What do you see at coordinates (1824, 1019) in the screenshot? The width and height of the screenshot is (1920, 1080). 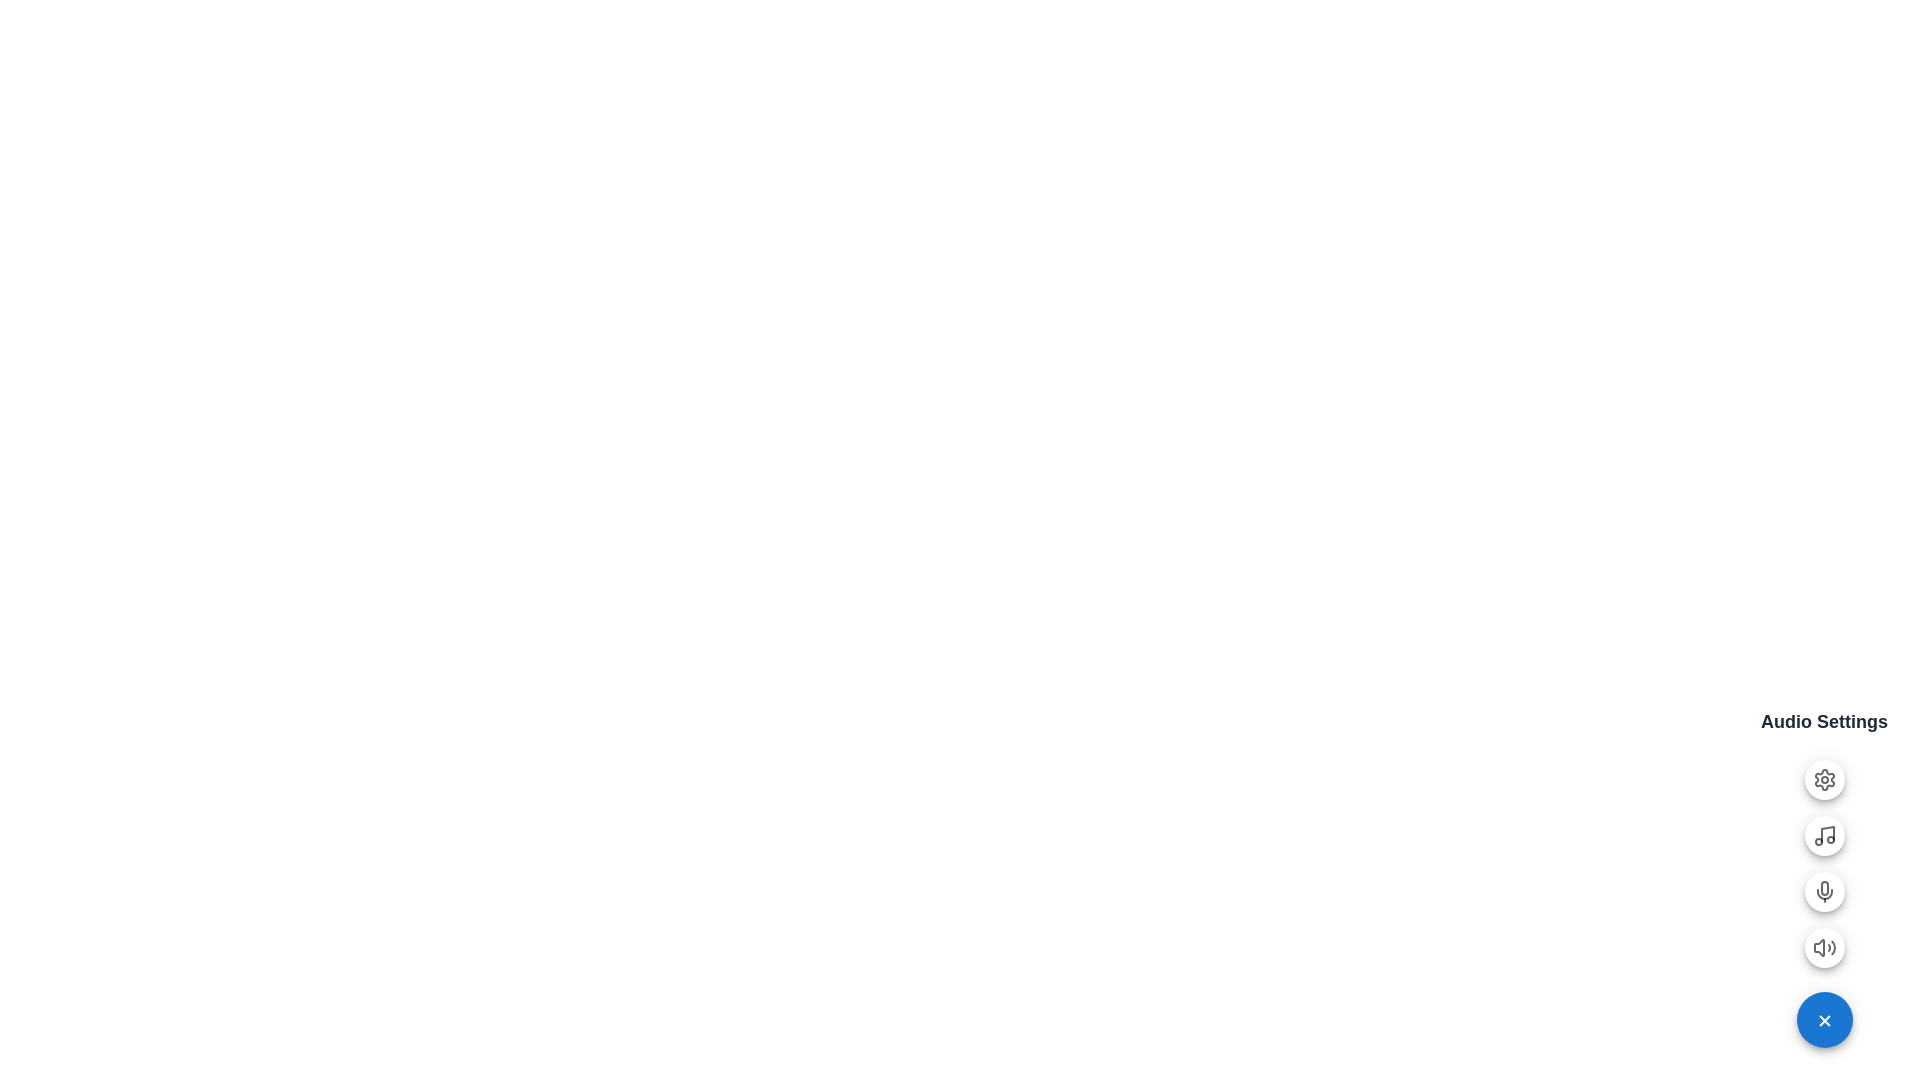 I see `the circular icon button with a blue background and a white cross symbol, located at the bottom of the vertical stack in the 'Audio Settings' section` at bounding box center [1824, 1019].